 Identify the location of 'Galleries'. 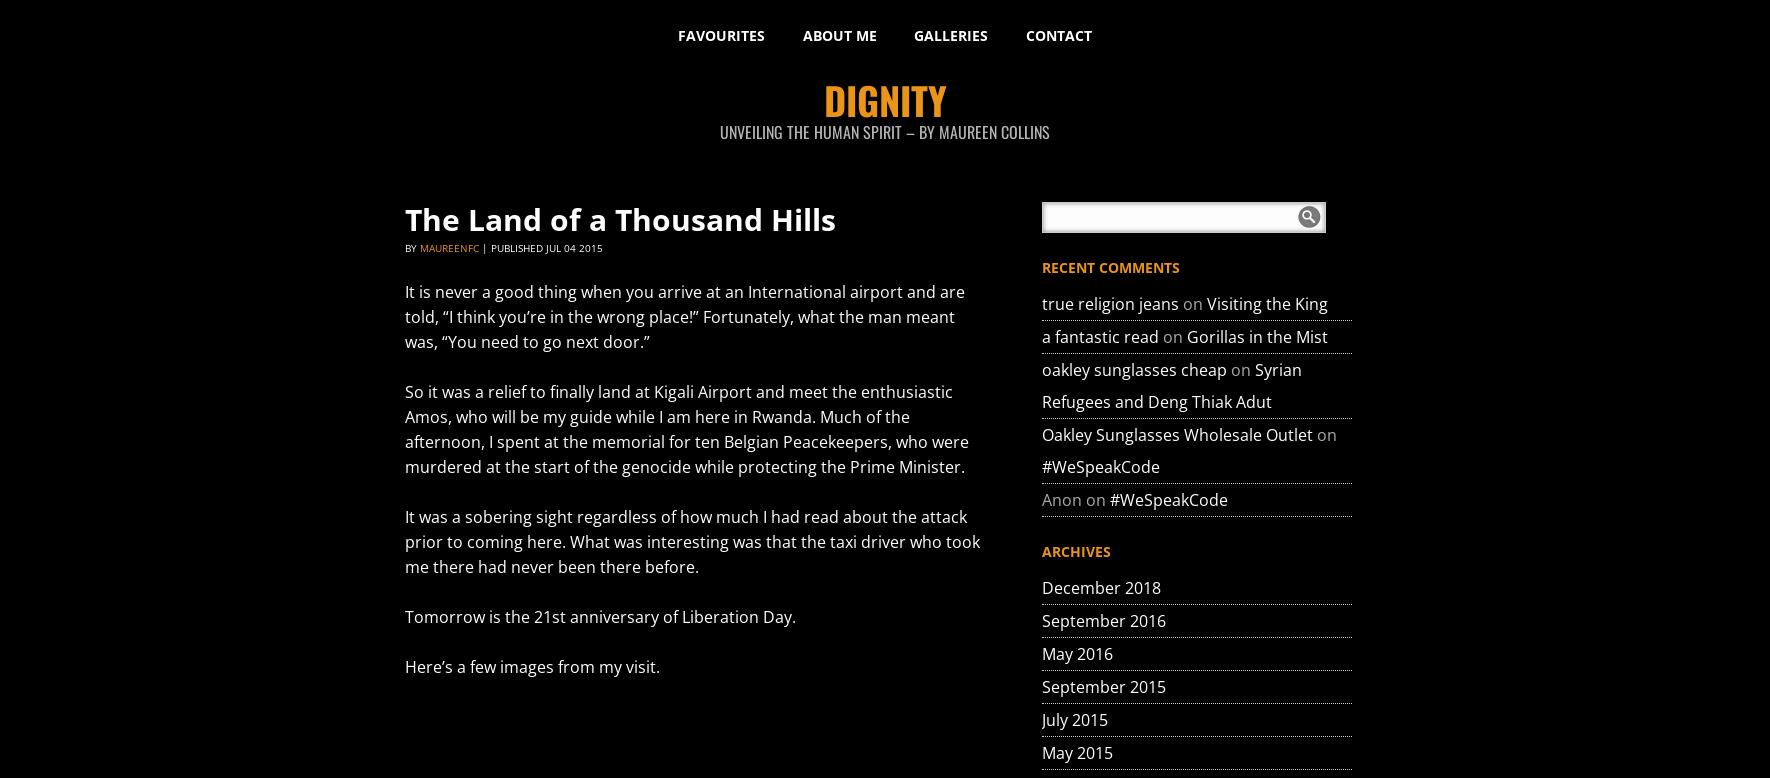
(950, 35).